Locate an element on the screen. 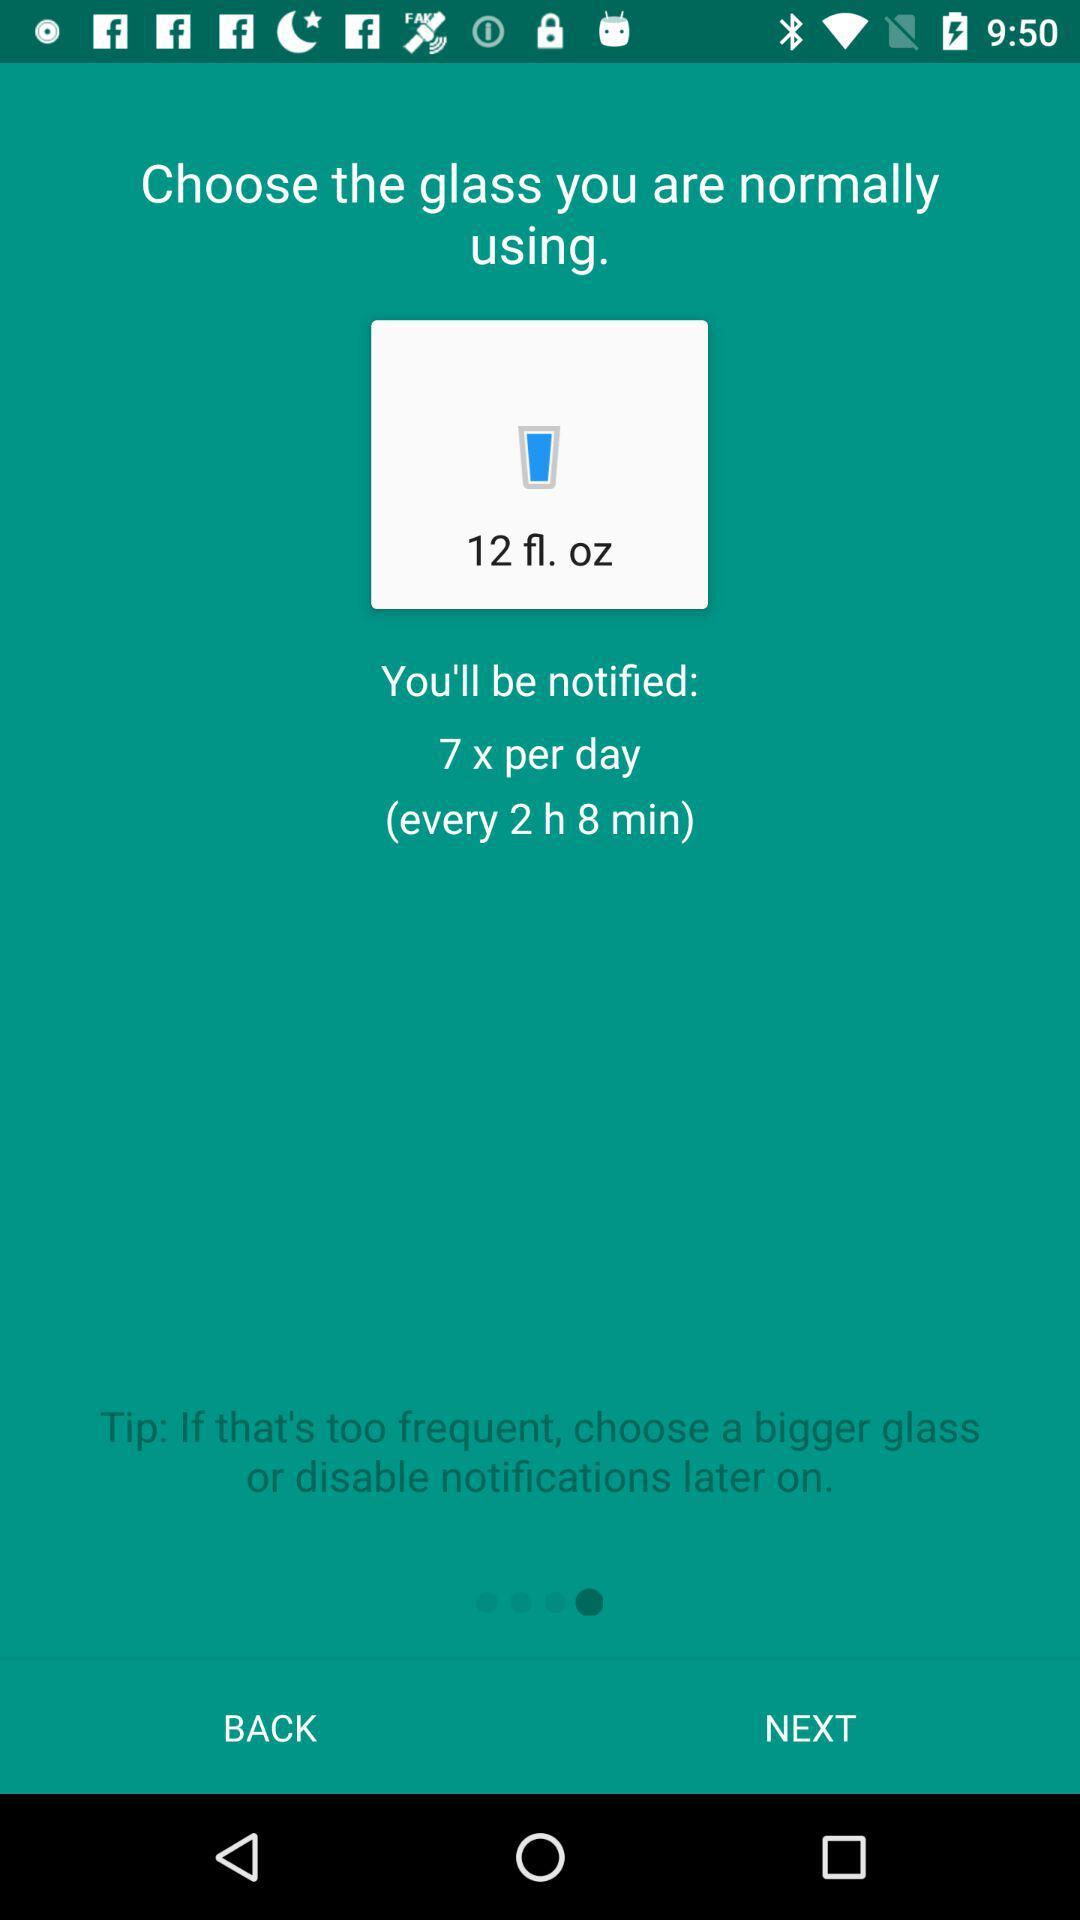  the app next to the next icon is located at coordinates (270, 1726).